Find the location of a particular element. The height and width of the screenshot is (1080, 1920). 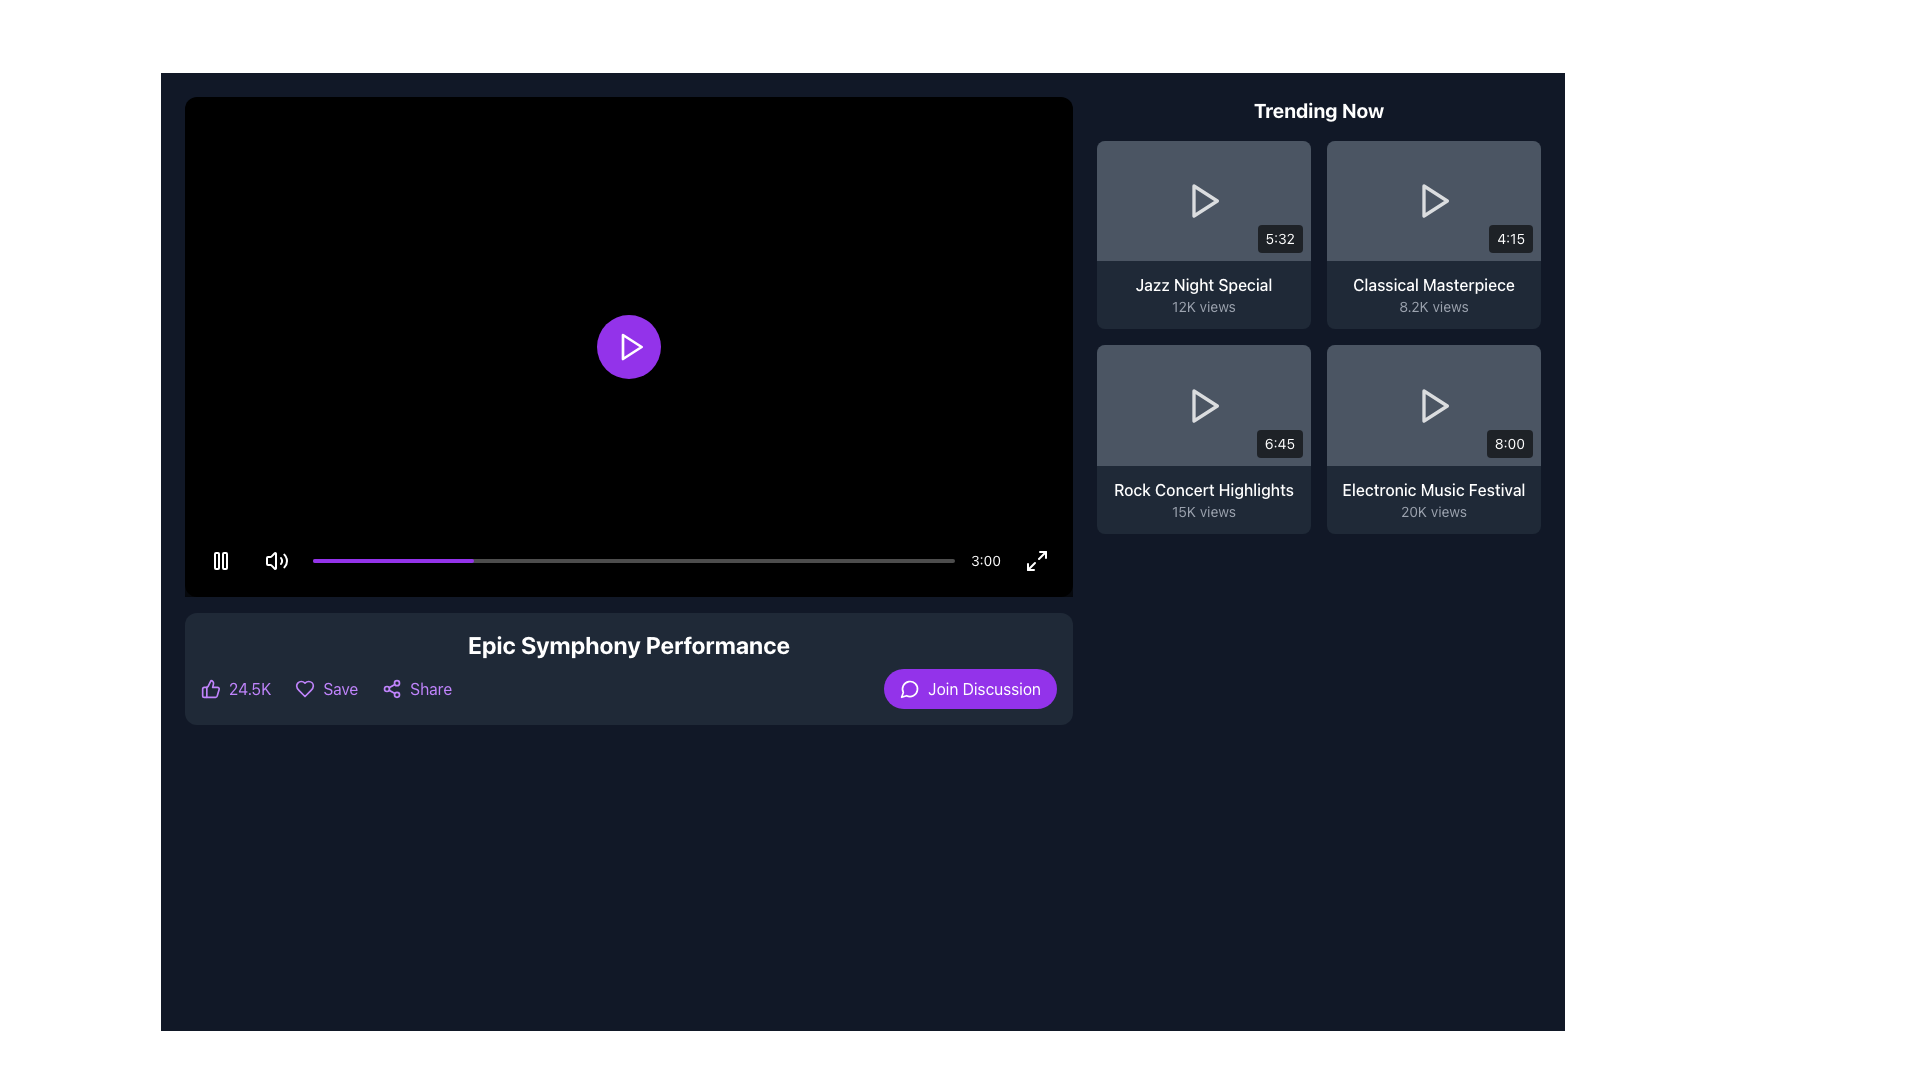

the triangular play icon button located in the center of the dark gray vertical rectangle representing the video thumbnail labeled 'Jazz Night Special' in the 'Trending Now' section is located at coordinates (1203, 200).